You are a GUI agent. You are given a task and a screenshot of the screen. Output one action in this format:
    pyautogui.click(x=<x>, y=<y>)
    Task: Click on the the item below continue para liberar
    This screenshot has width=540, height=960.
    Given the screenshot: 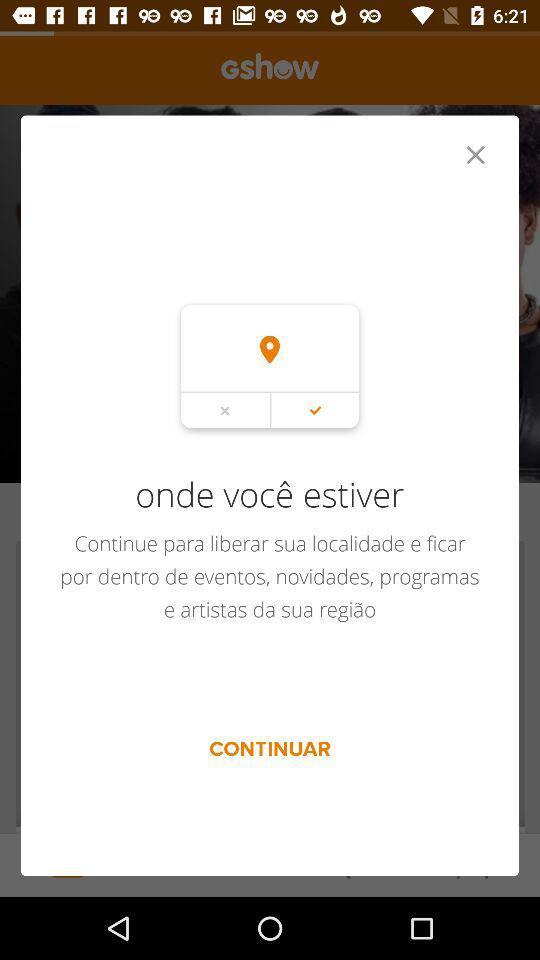 What is the action you would take?
    pyautogui.click(x=270, y=748)
    